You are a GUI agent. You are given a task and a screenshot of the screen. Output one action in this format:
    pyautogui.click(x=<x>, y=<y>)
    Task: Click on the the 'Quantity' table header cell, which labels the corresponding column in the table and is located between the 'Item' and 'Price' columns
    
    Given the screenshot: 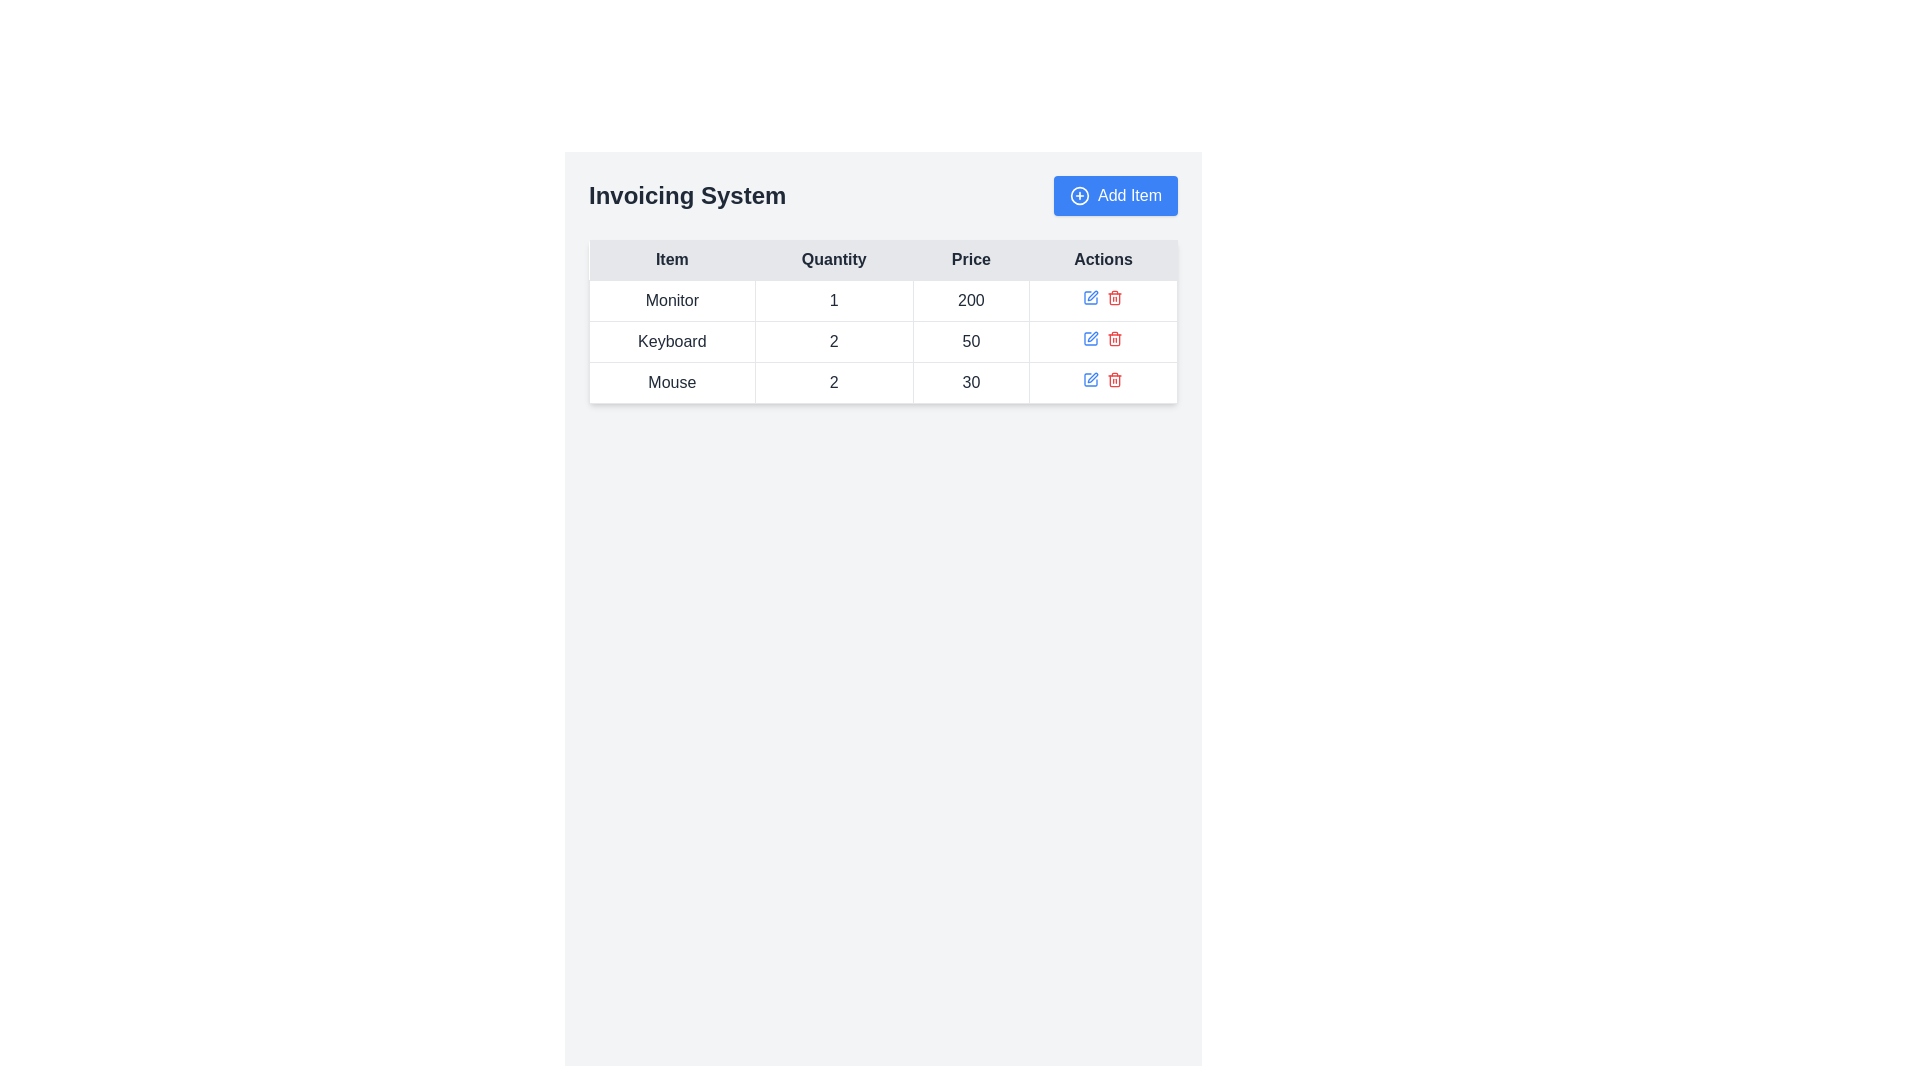 What is the action you would take?
    pyautogui.click(x=834, y=259)
    